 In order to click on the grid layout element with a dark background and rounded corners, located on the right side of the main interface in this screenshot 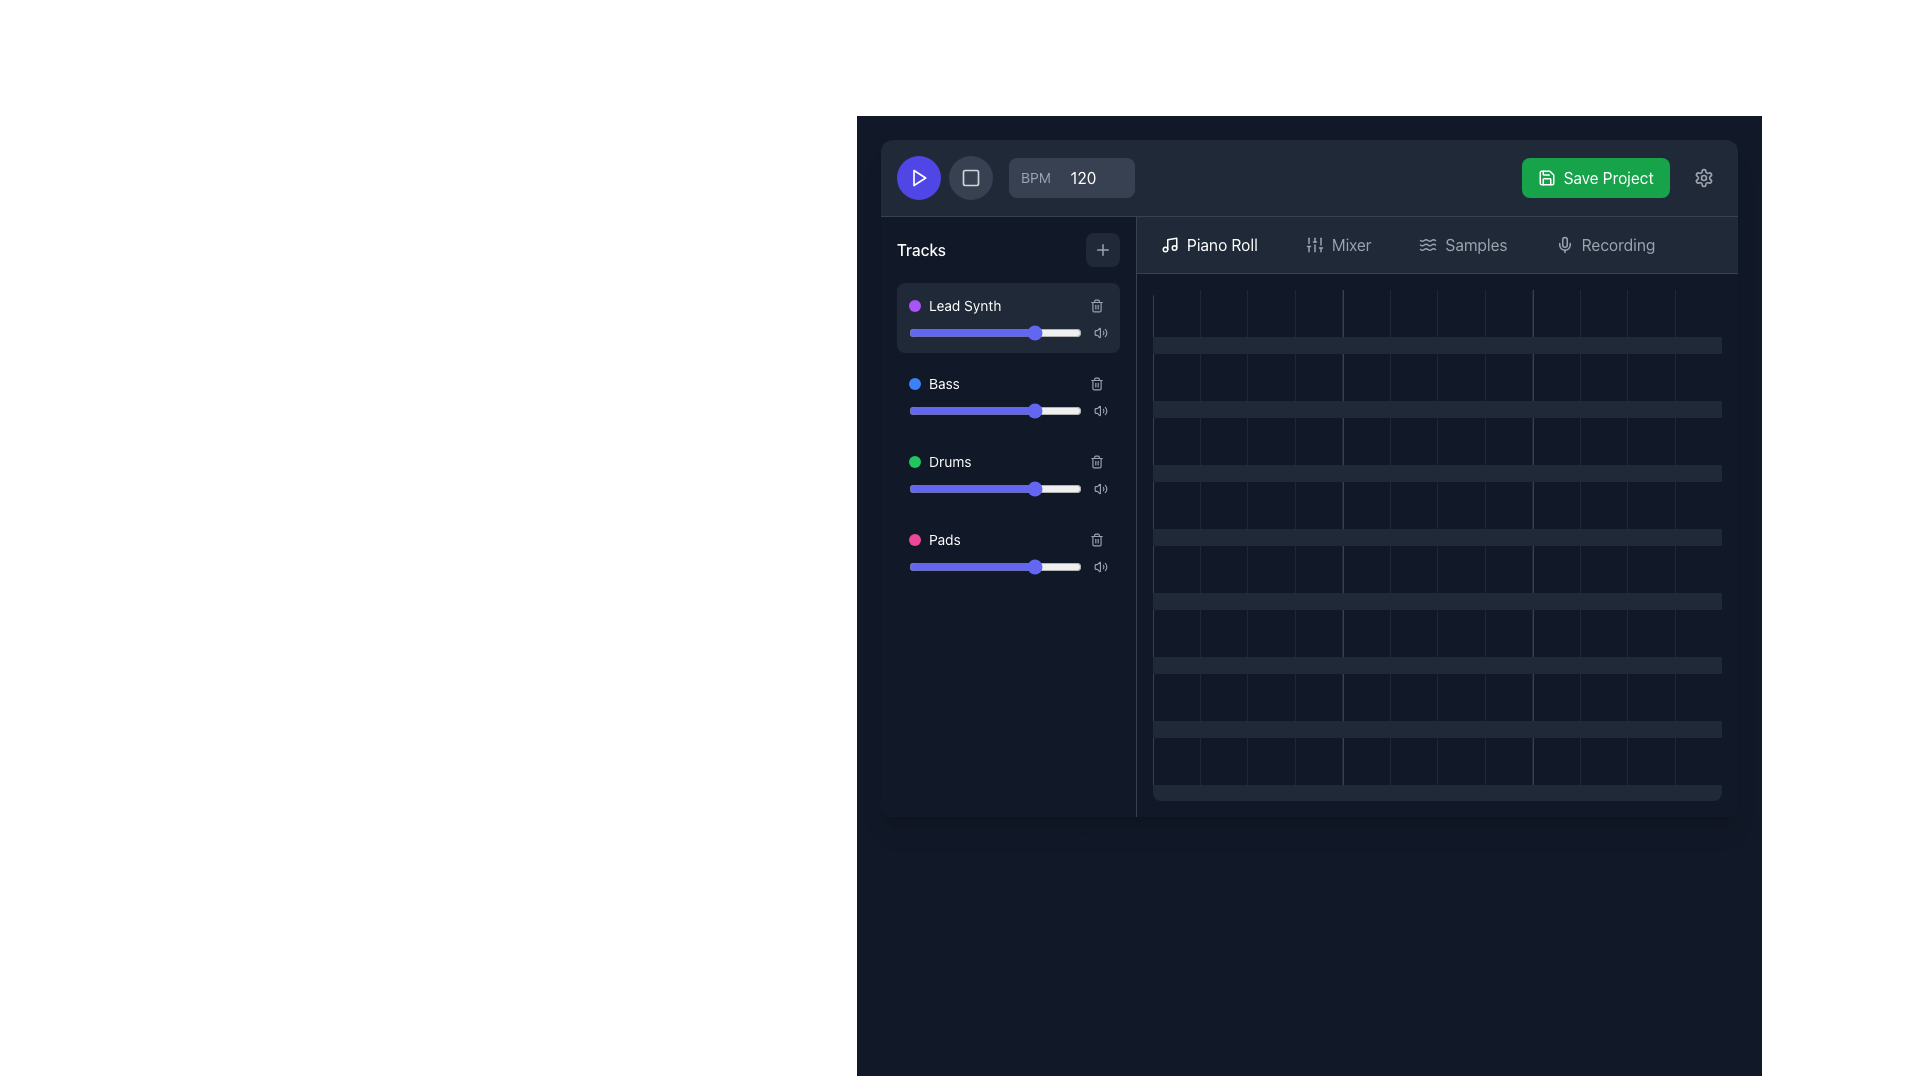, I will do `click(1436, 545)`.